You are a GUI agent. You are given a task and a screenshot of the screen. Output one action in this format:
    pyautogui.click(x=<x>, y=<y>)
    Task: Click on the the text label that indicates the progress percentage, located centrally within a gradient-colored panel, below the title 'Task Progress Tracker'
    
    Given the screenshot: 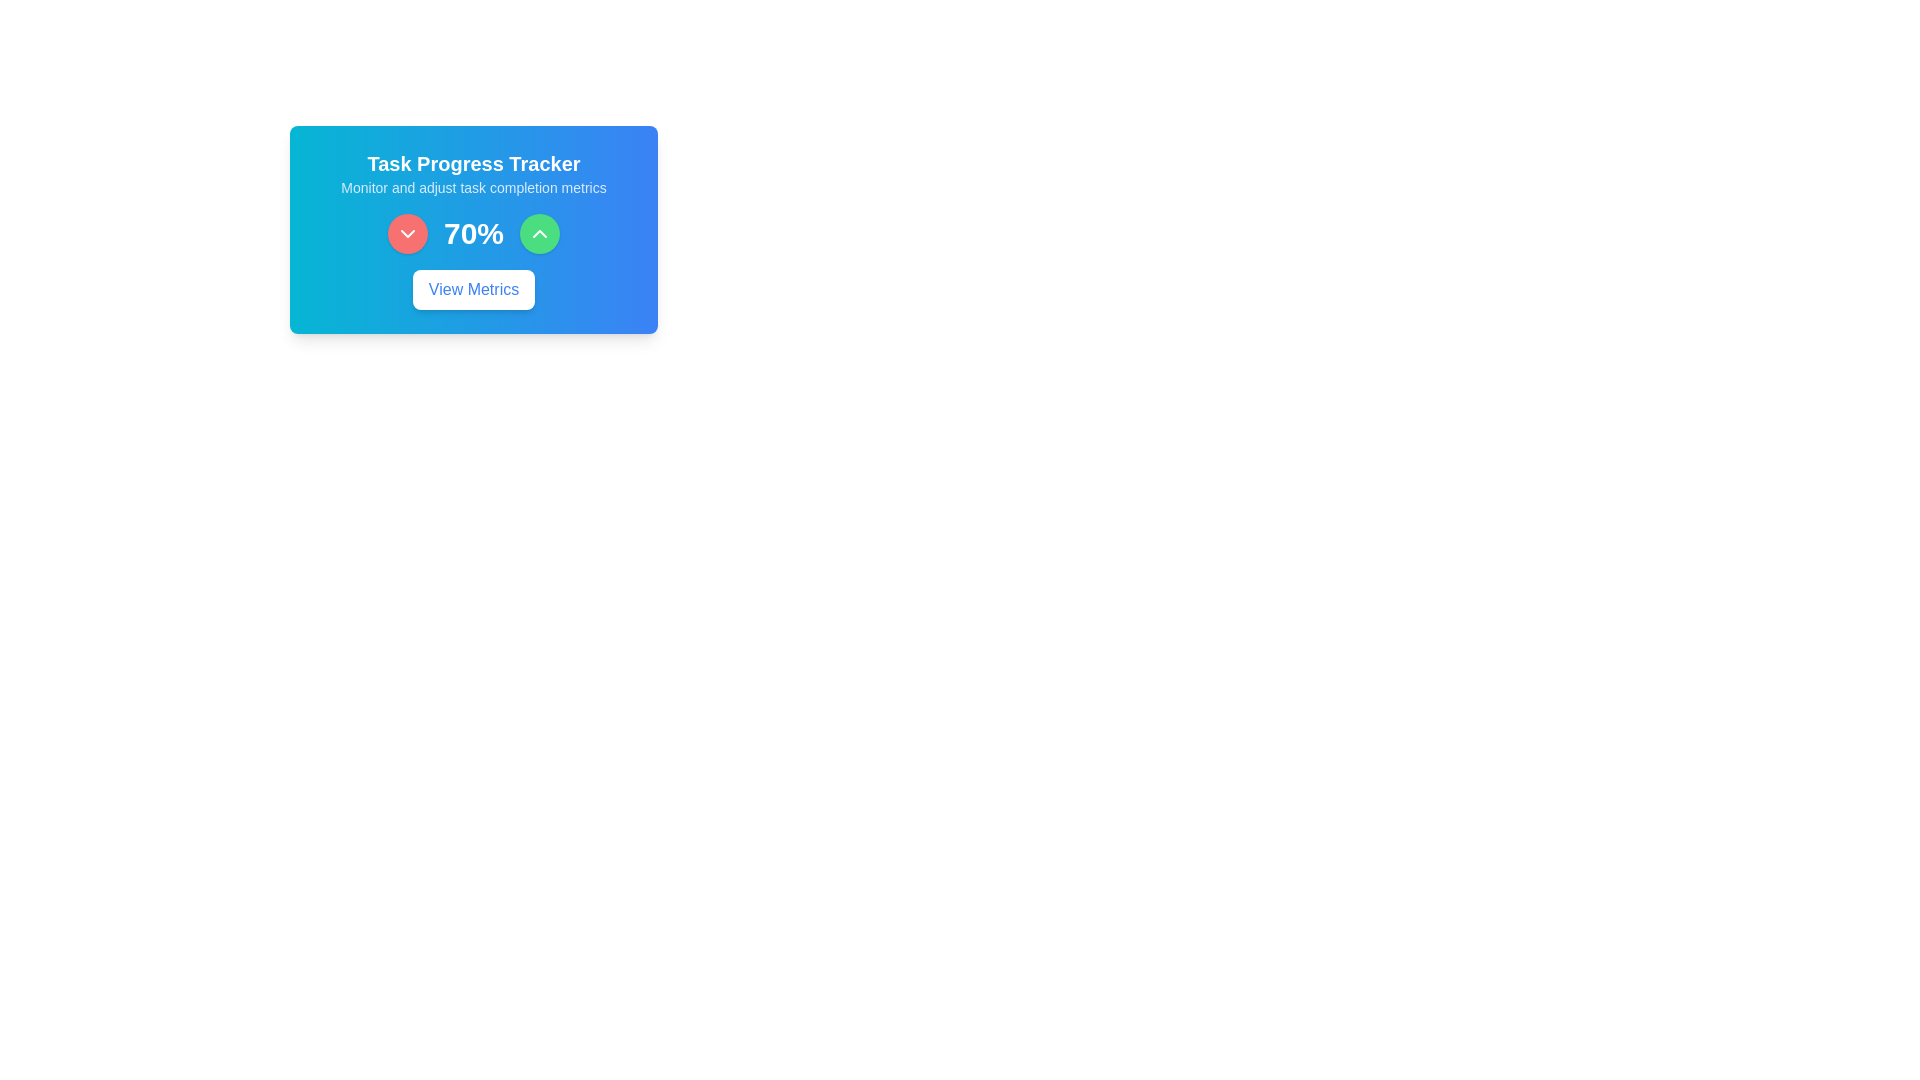 What is the action you would take?
    pyautogui.click(x=473, y=233)
    